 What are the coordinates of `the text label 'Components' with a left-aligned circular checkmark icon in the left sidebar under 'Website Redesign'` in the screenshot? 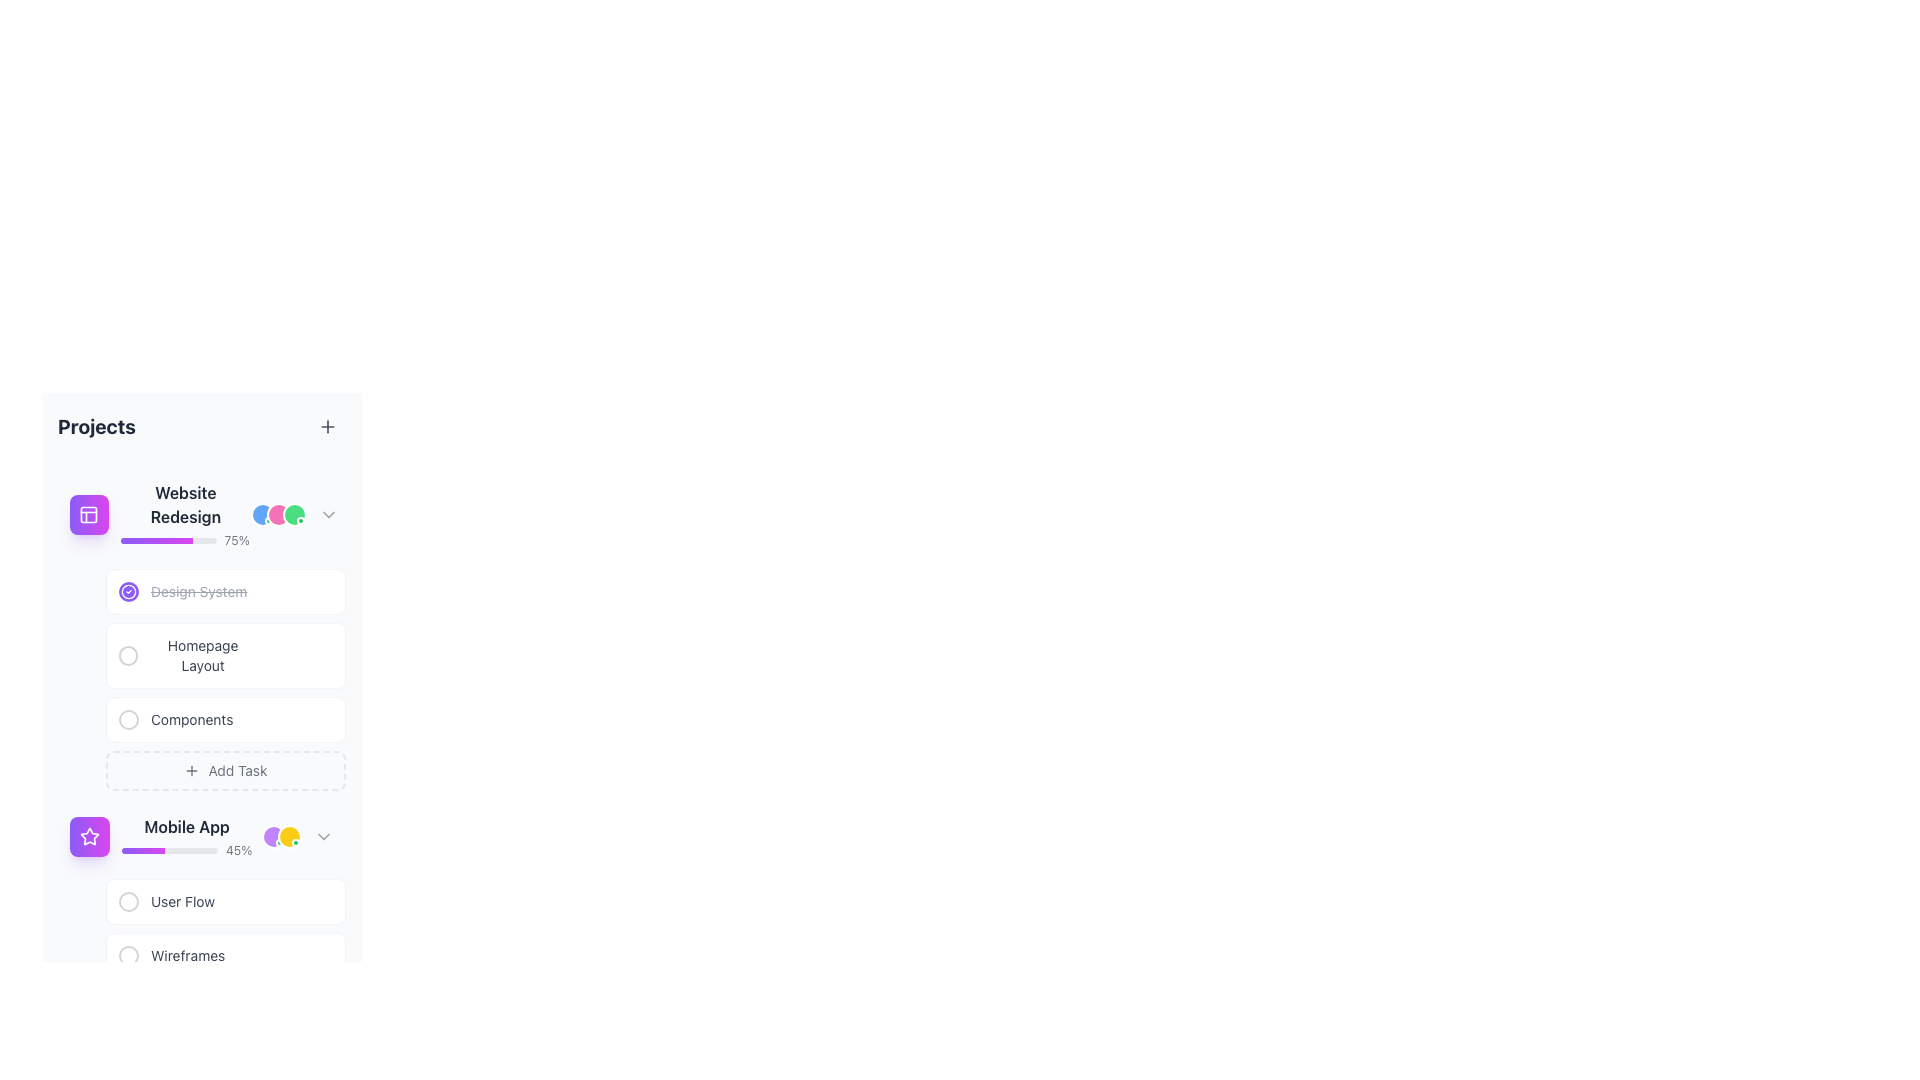 It's located at (176, 720).